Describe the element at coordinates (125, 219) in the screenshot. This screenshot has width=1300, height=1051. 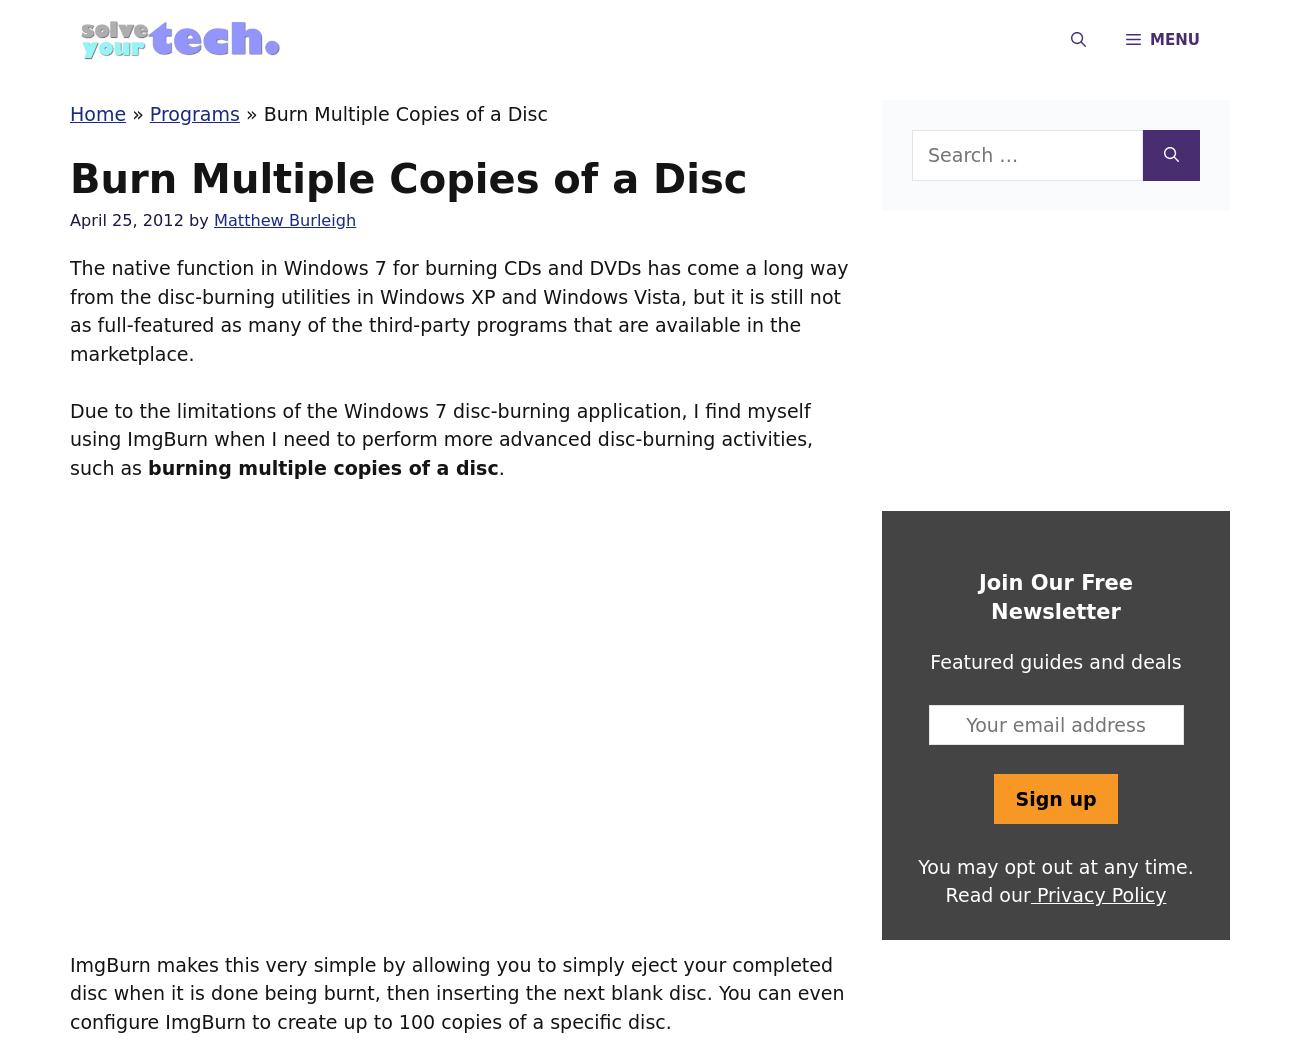
I see `'April 25, 2012'` at that location.